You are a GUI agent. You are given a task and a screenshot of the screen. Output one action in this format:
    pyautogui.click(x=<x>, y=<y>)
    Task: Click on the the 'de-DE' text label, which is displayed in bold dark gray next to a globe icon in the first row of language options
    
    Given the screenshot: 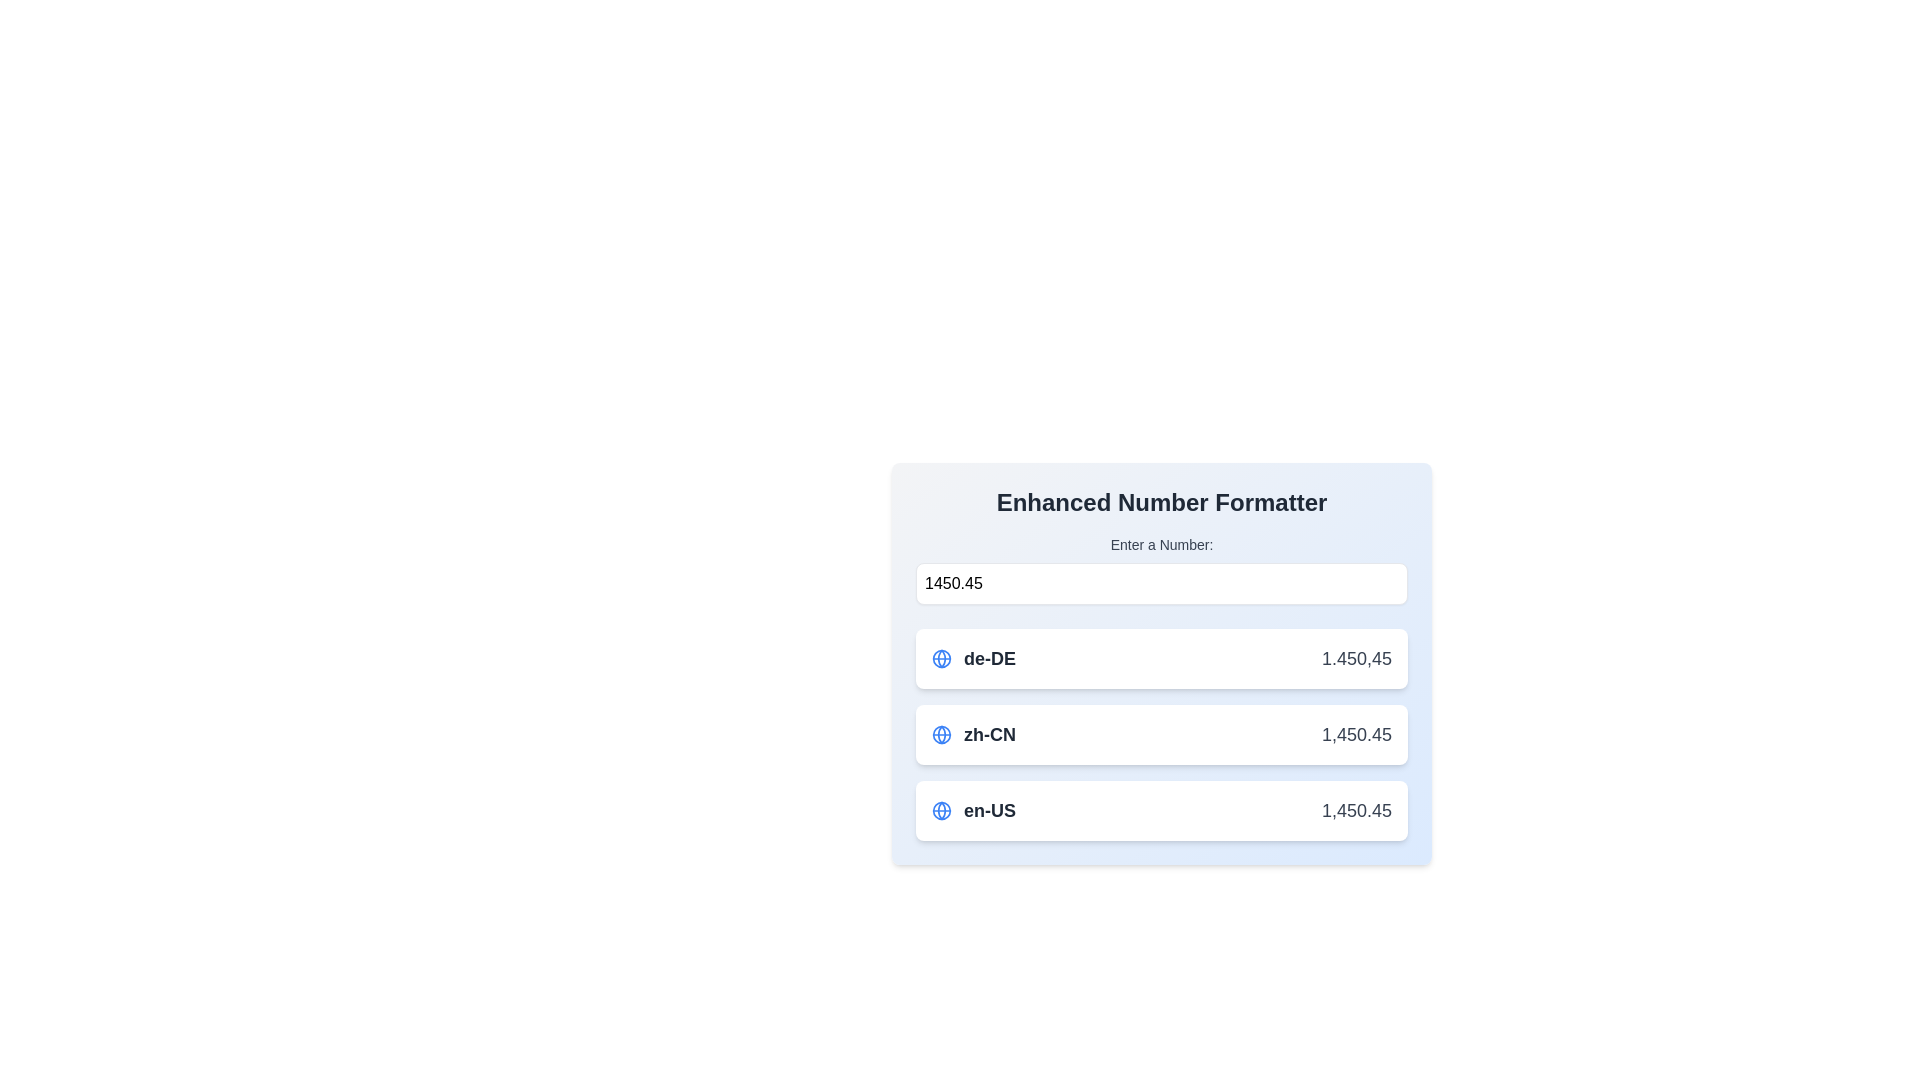 What is the action you would take?
    pyautogui.click(x=989, y=659)
    